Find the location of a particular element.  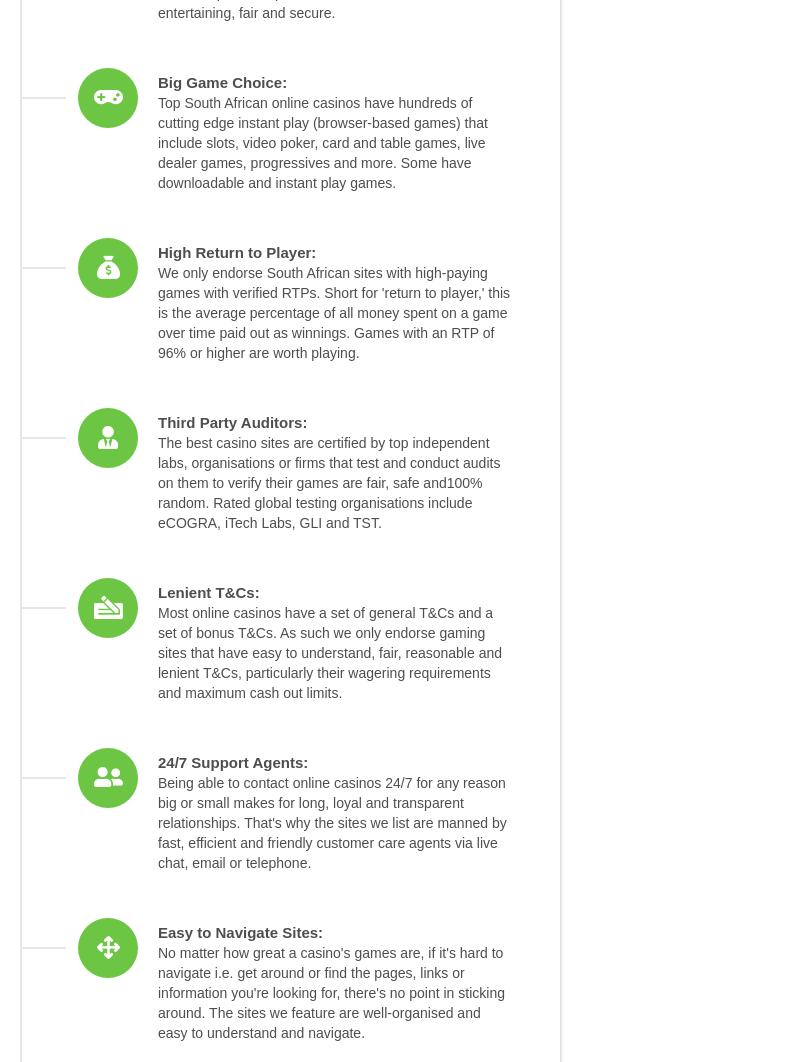

'Easy to Navigate Sites:' is located at coordinates (158, 931).